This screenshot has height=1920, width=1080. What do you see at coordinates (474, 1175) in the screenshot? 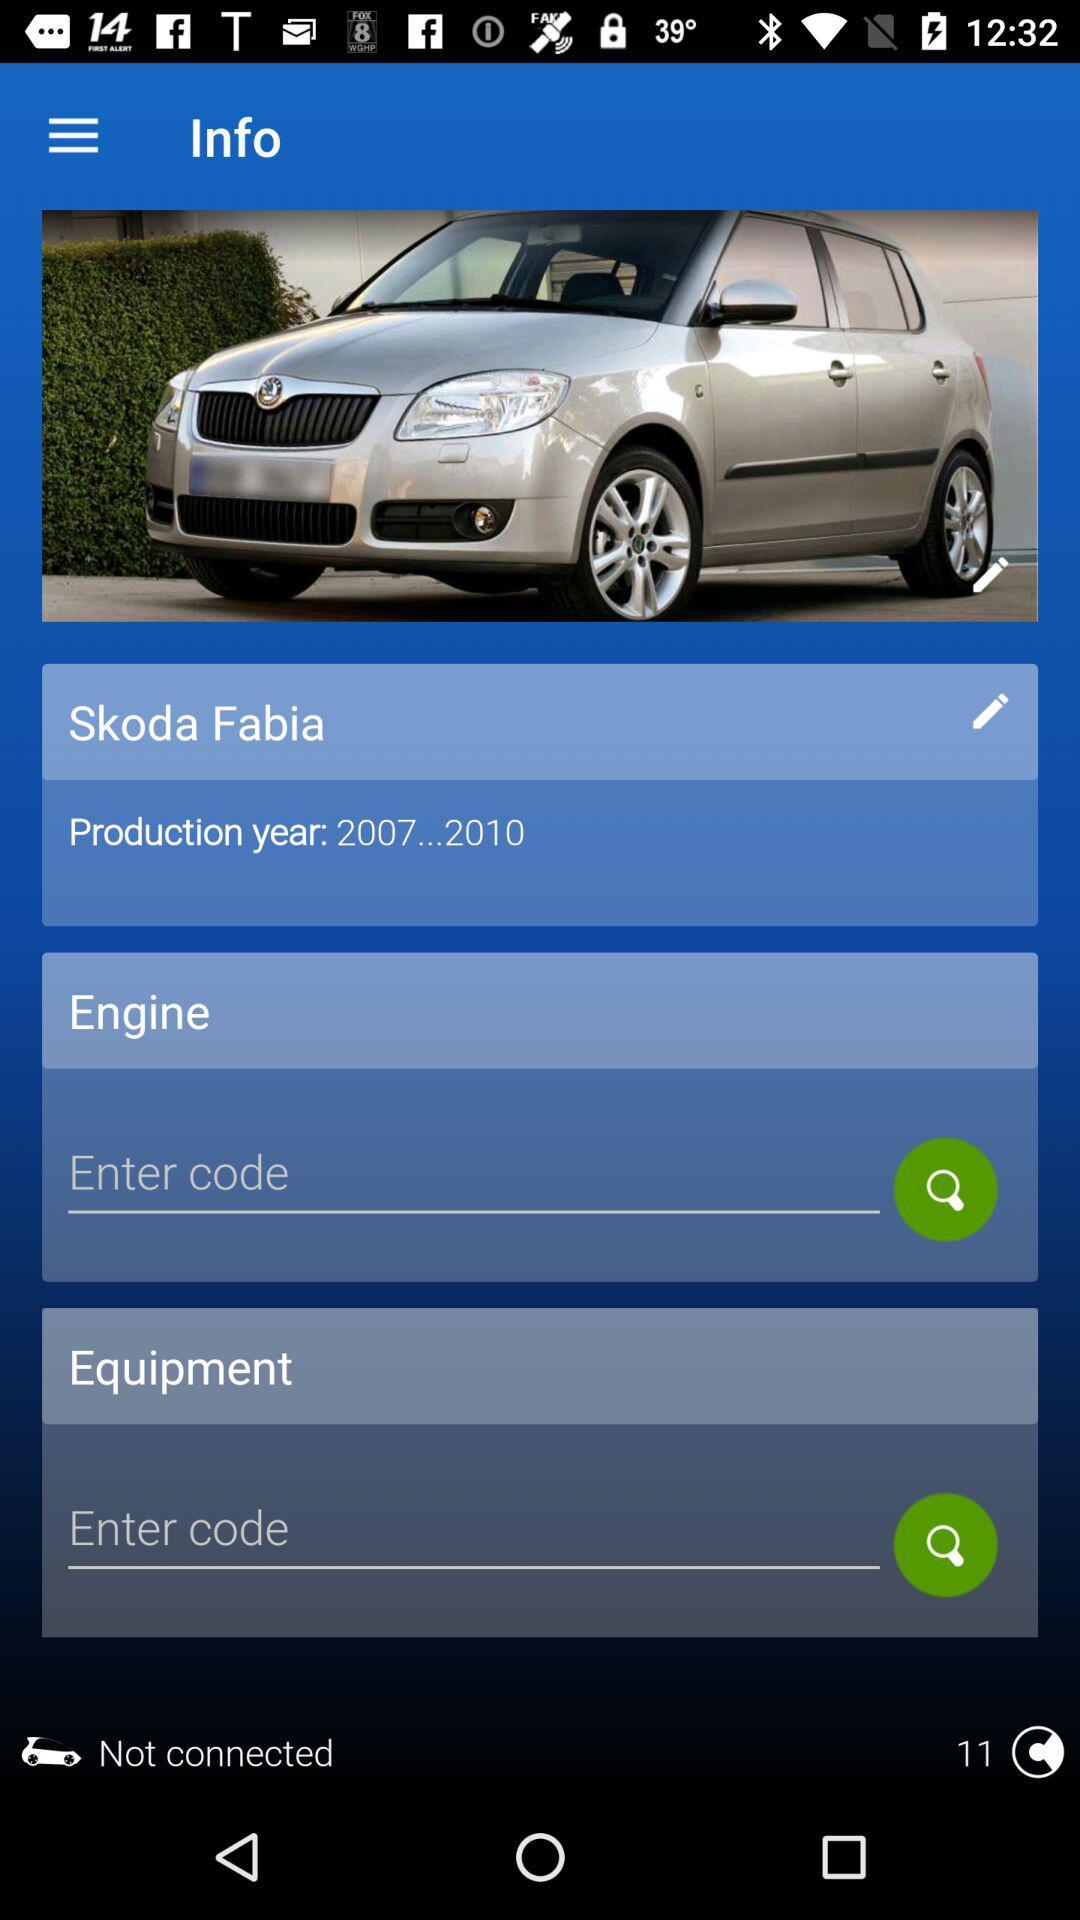
I see `code` at bounding box center [474, 1175].